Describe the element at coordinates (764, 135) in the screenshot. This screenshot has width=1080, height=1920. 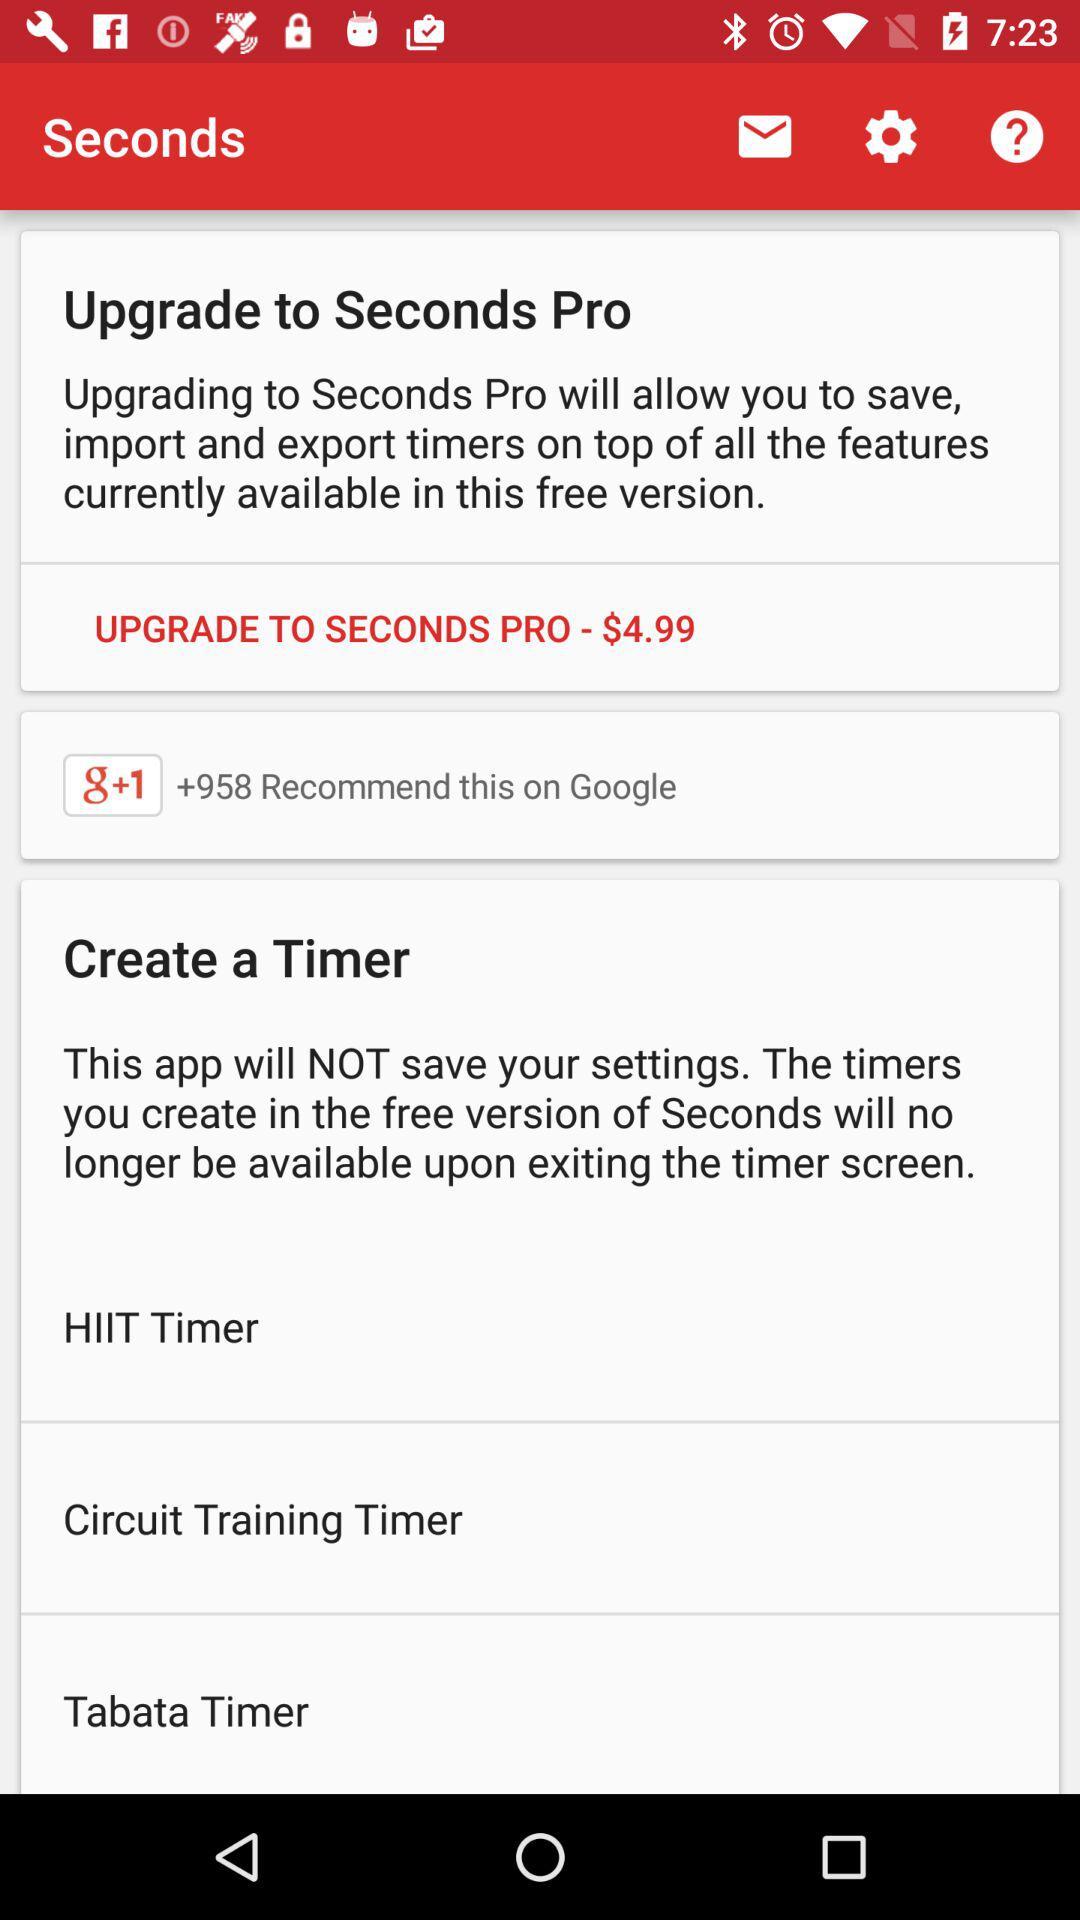
I see `item above upgrade to seconds` at that location.